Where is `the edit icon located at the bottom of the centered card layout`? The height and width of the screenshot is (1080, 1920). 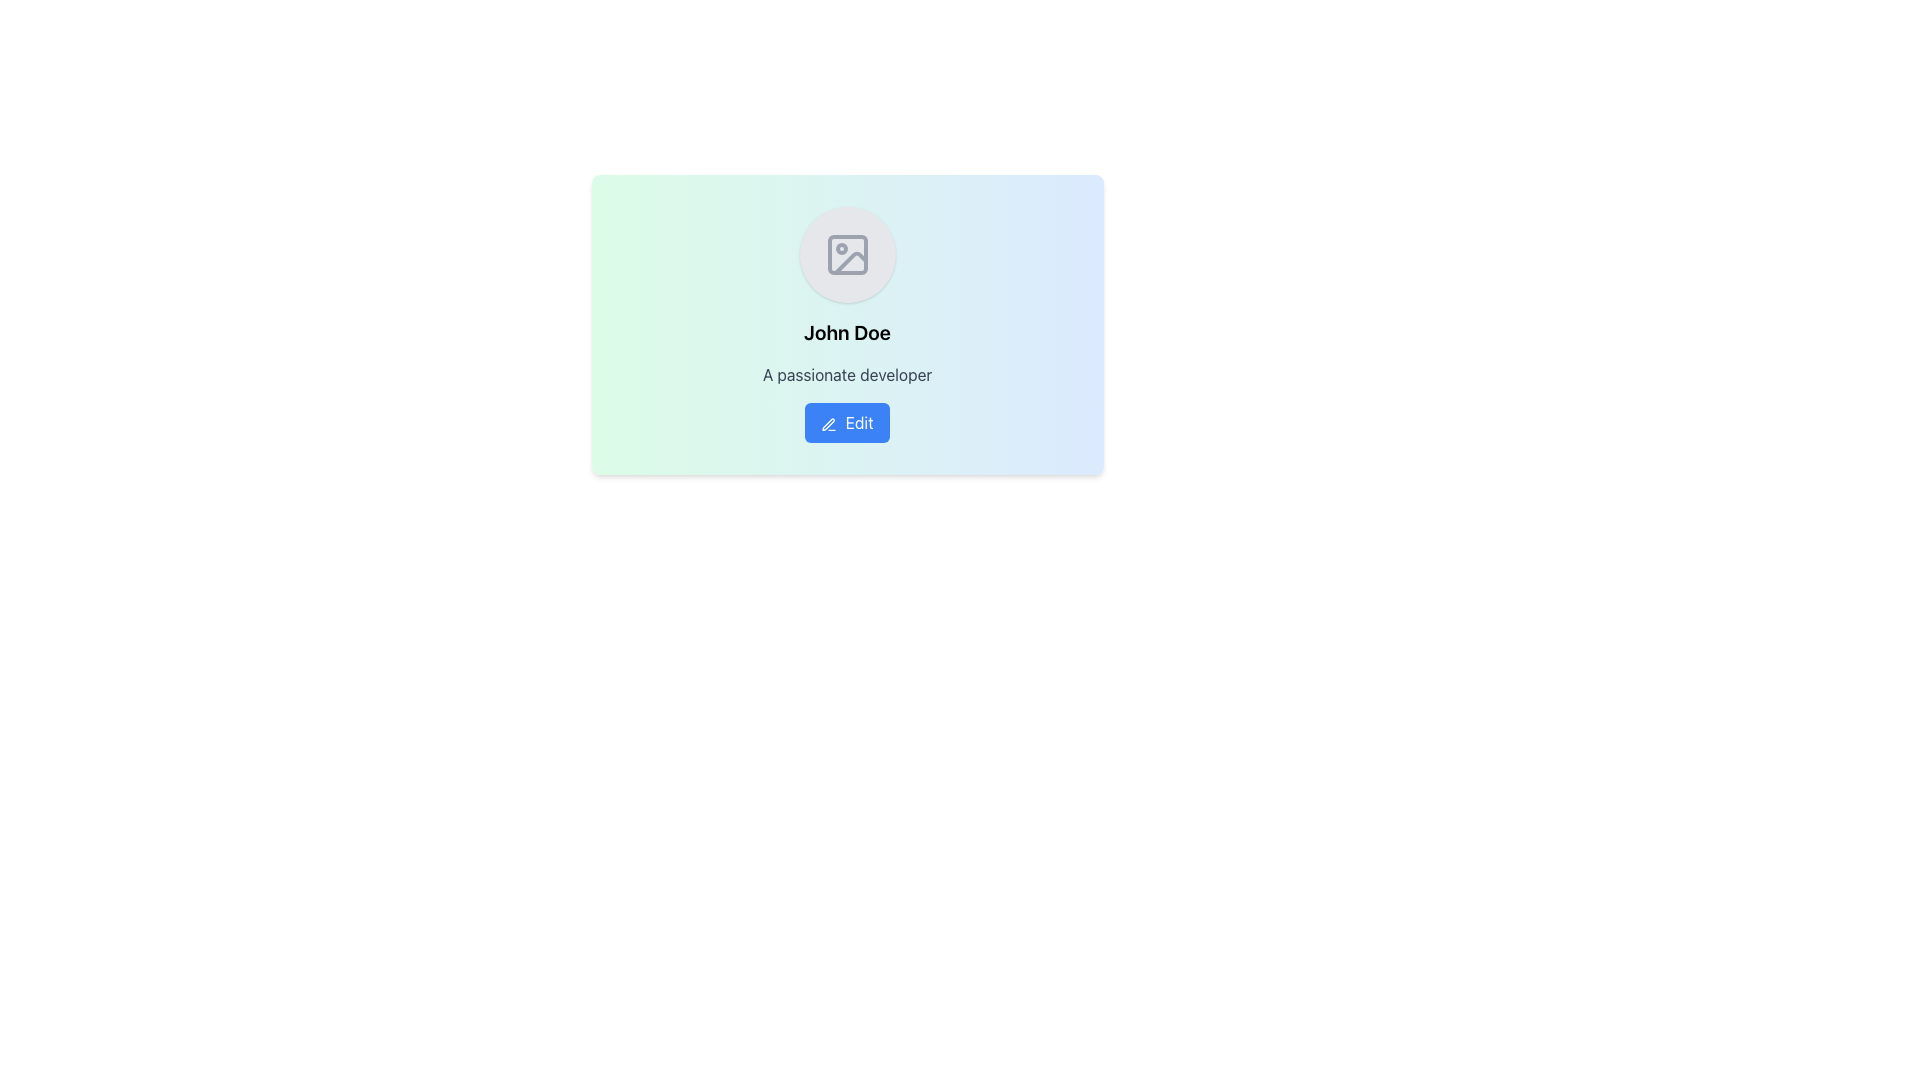
the edit icon located at the bottom of the centered card layout is located at coordinates (829, 423).